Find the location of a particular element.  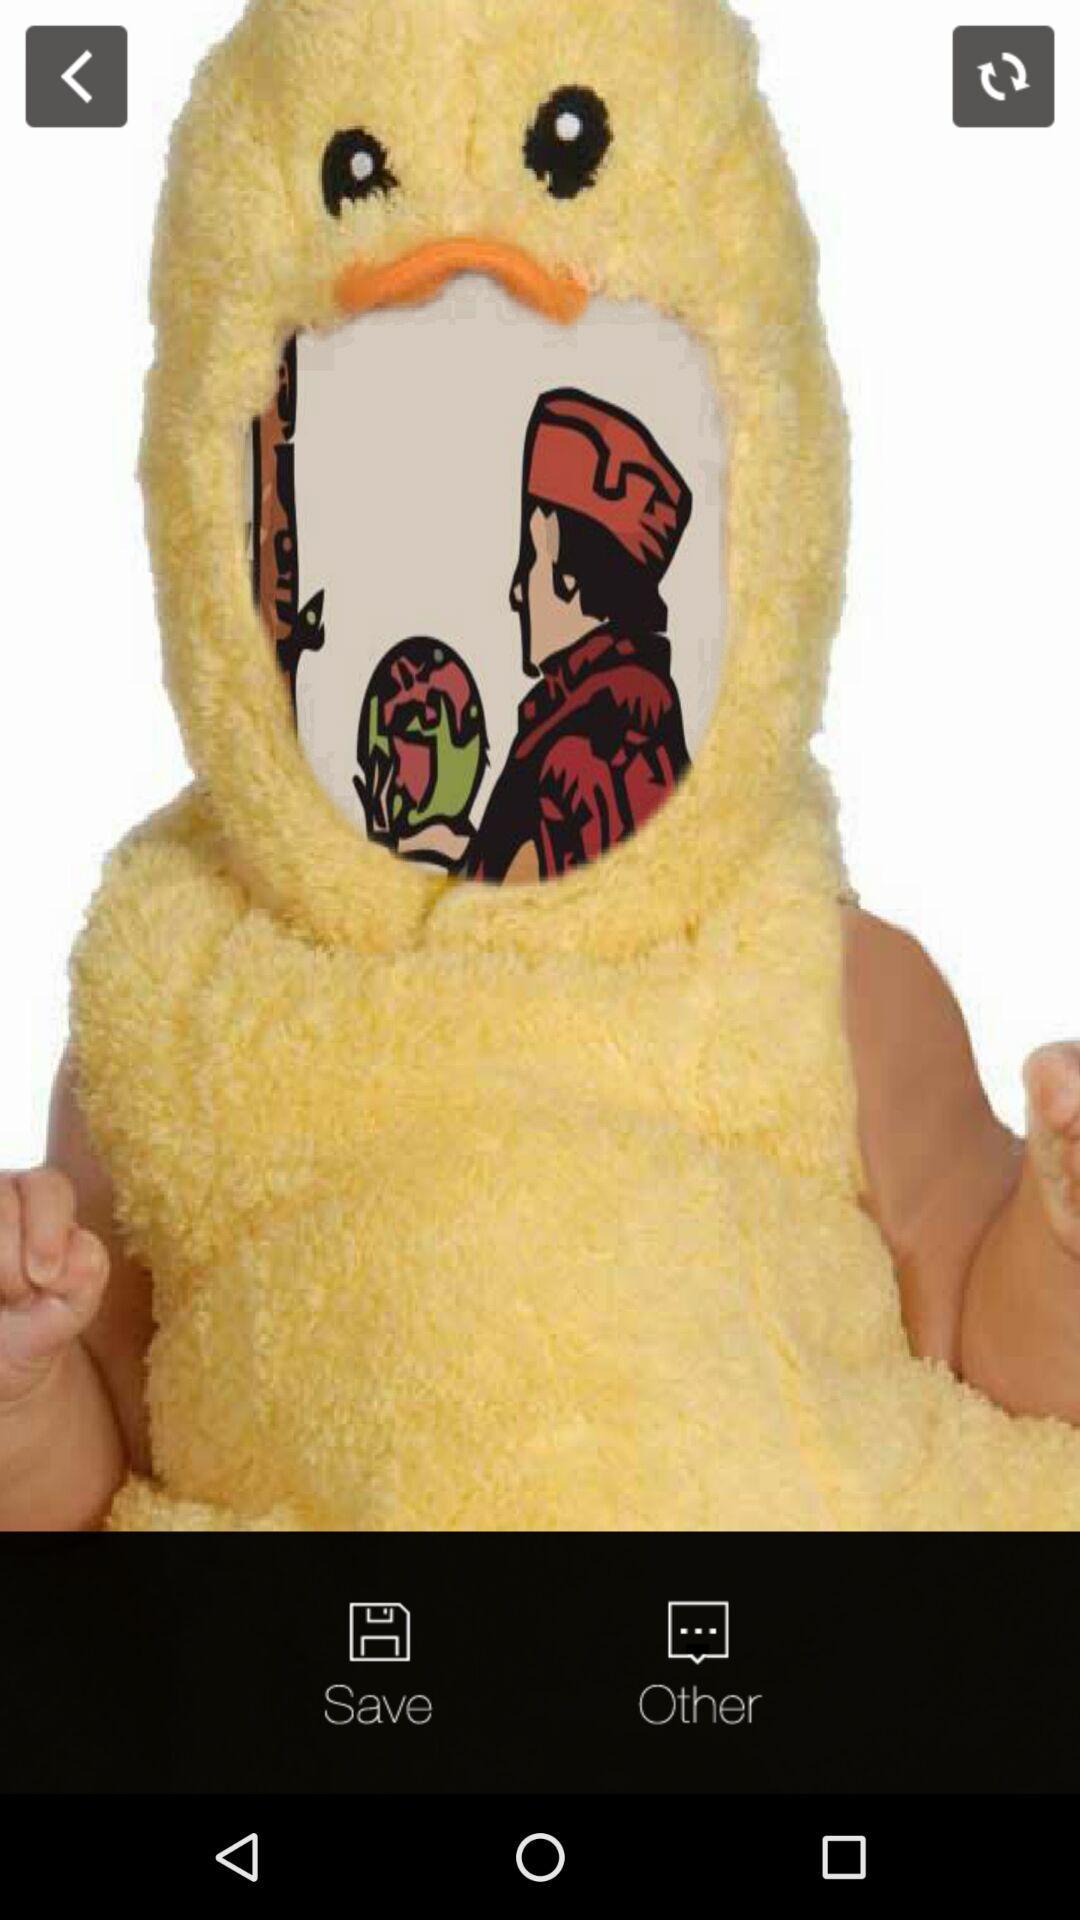

reload page is located at coordinates (1003, 76).